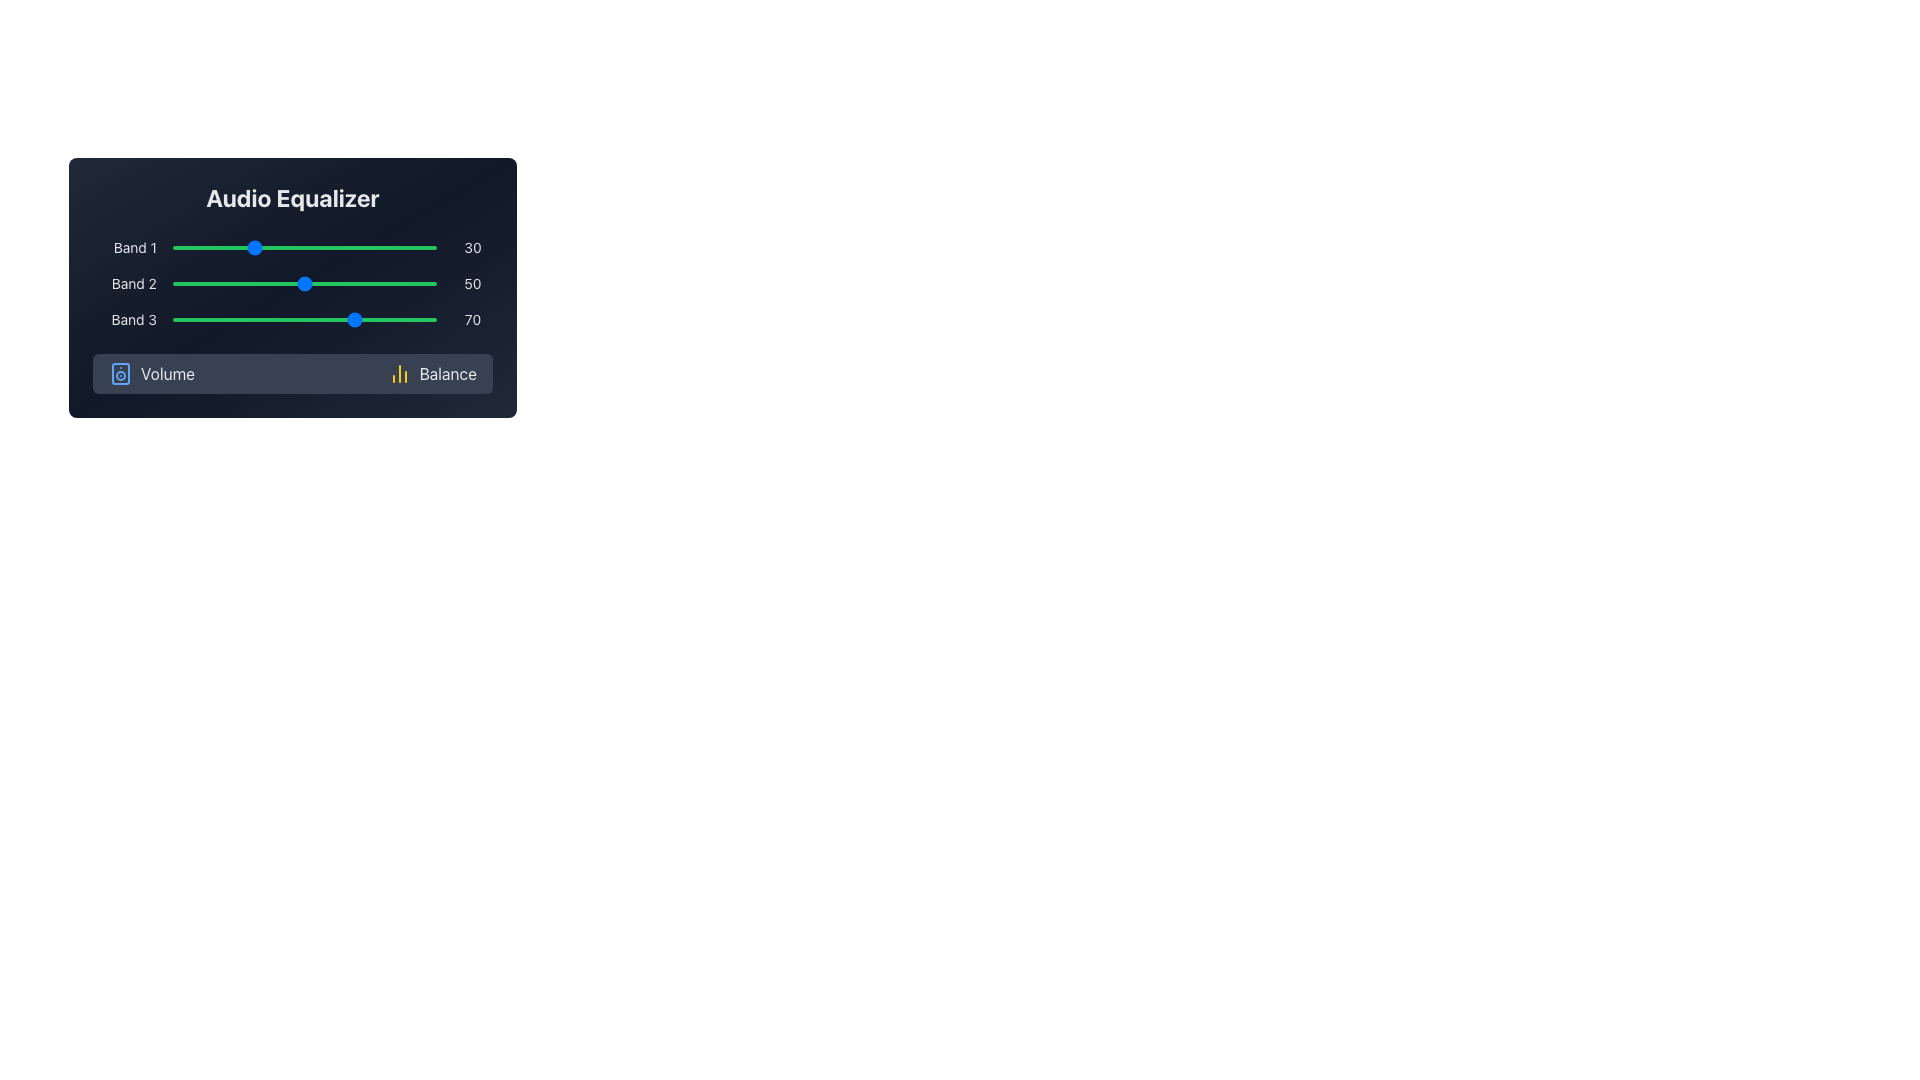  Describe the element at coordinates (151, 374) in the screenshot. I see `the 'Volume' button, which features a blue outlined speaker icon and white text` at that location.